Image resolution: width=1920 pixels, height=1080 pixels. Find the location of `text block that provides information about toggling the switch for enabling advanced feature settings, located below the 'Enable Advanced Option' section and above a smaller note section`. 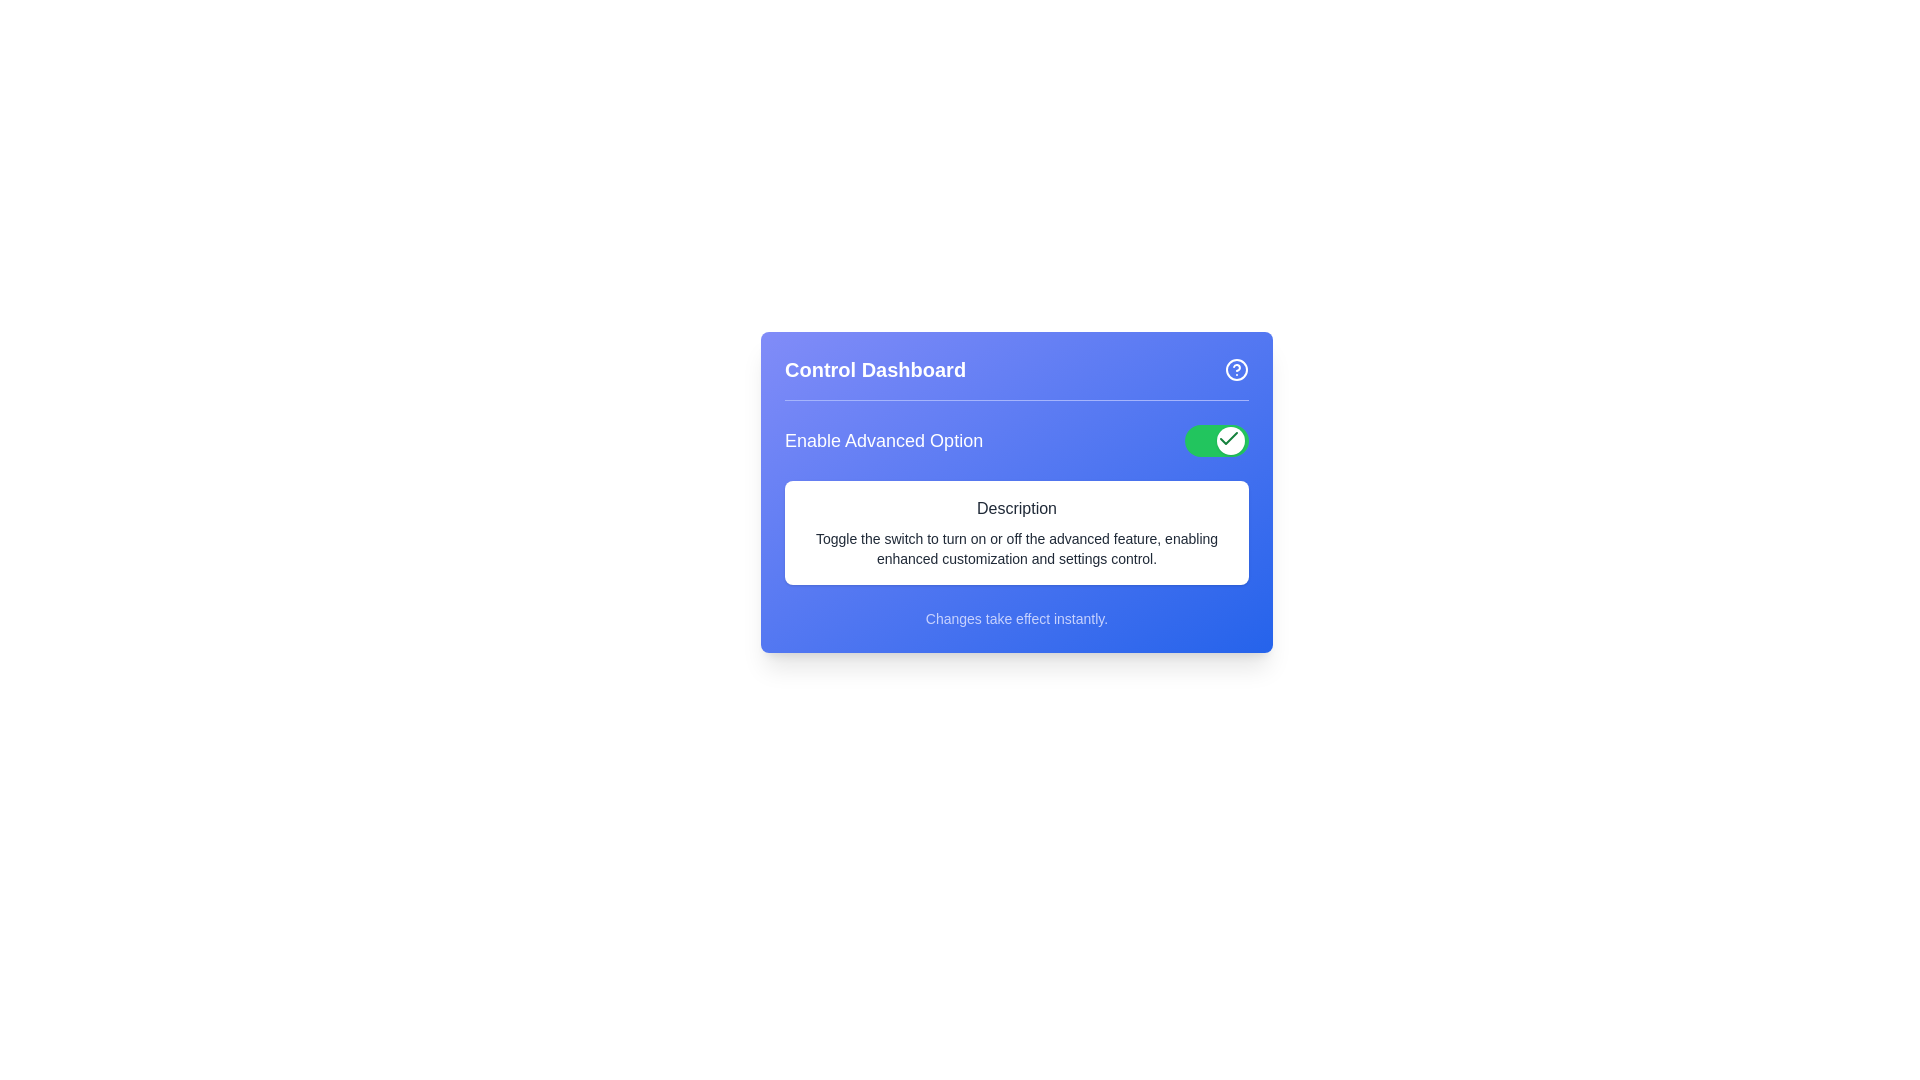

text block that provides information about toggling the switch for enabling advanced feature settings, located below the 'Enable Advanced Option' section and above a smaller note section is located at coordinates (1017, 531).